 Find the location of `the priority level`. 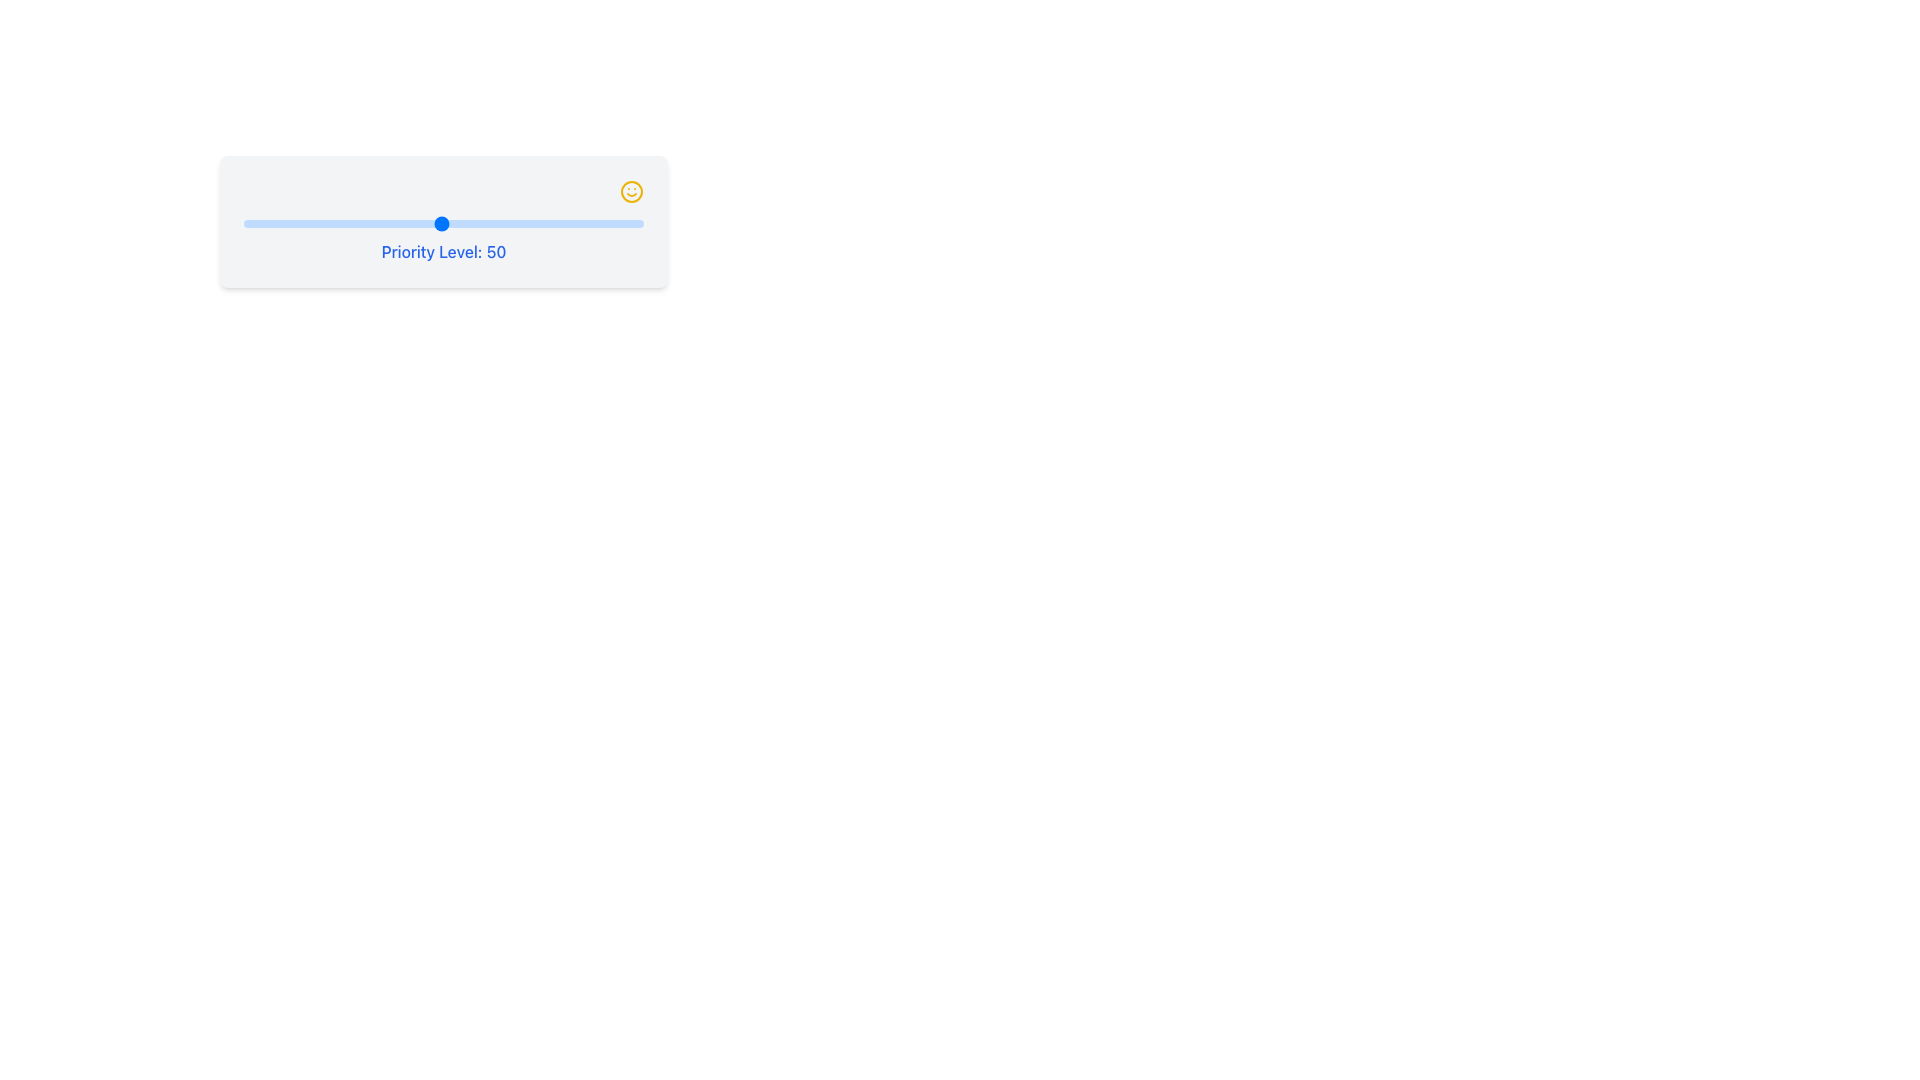

the priority level is located at coordinates (393, 223).